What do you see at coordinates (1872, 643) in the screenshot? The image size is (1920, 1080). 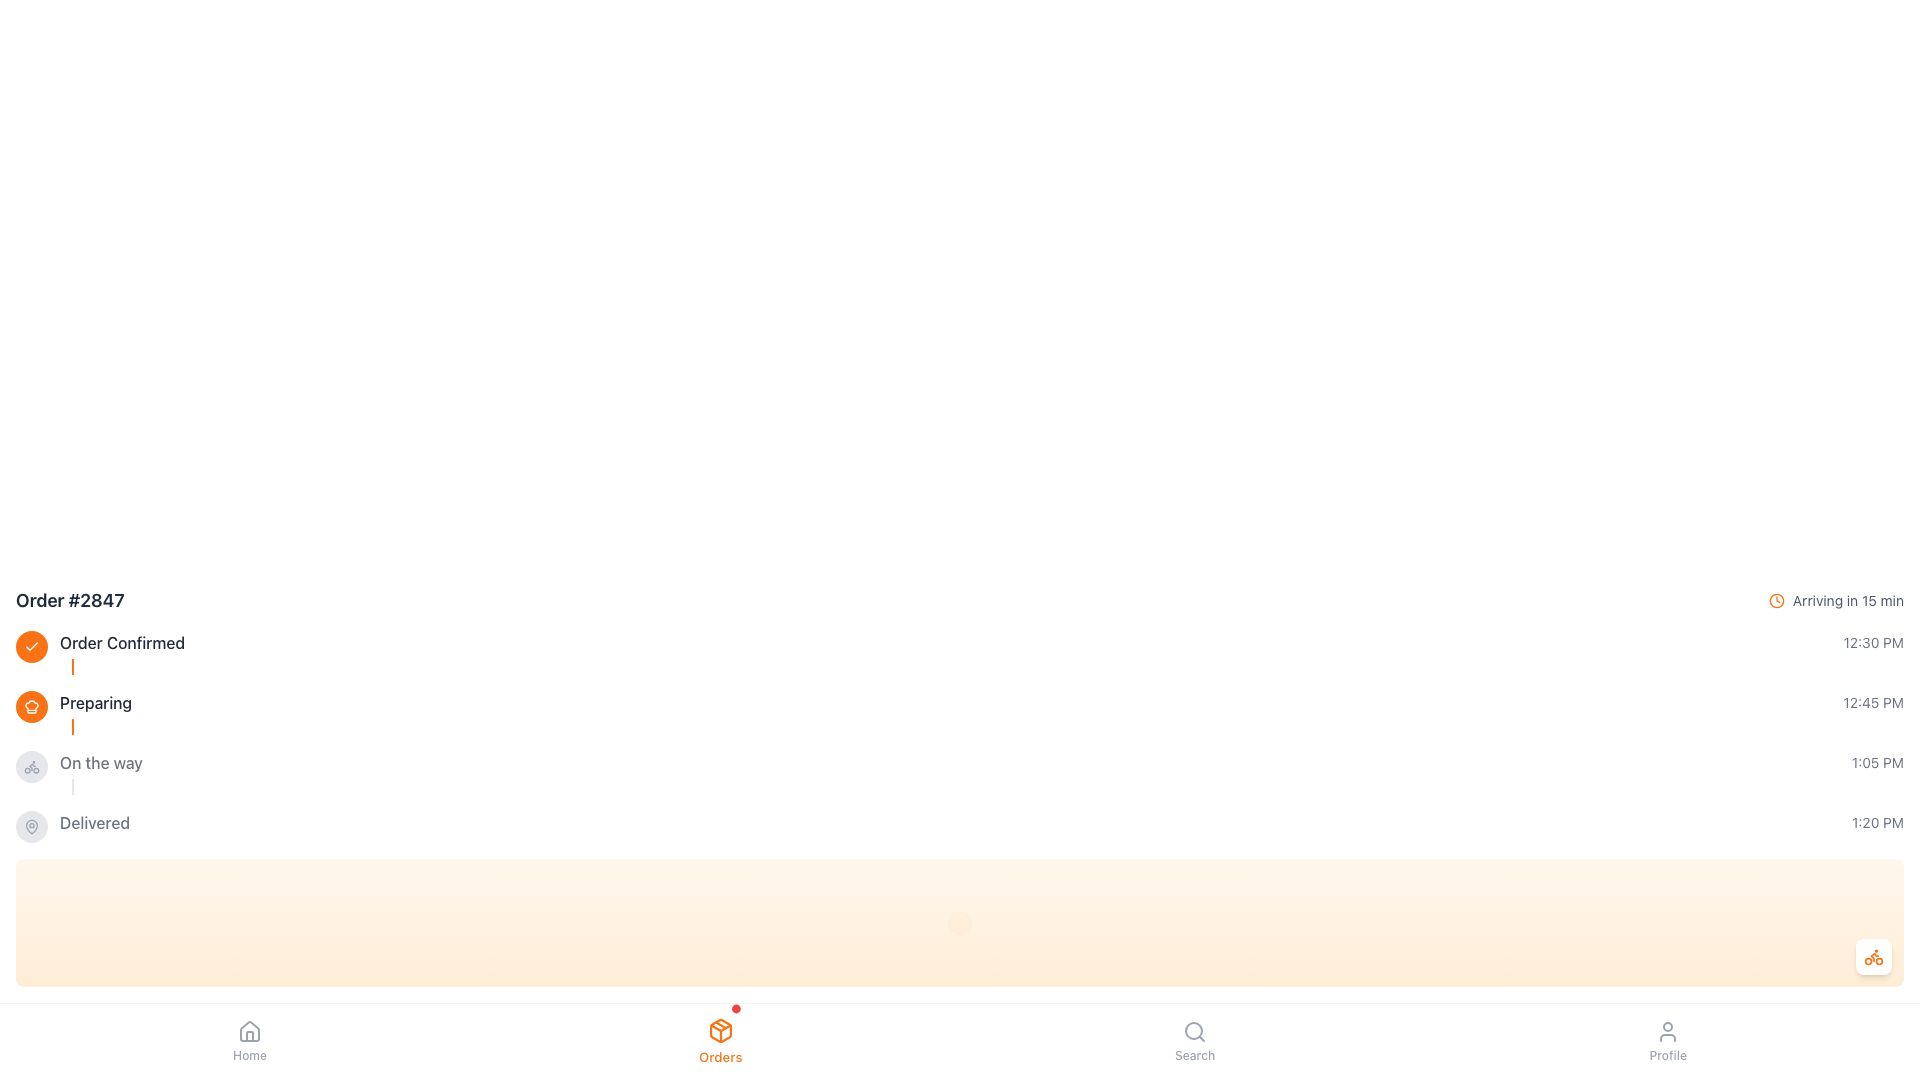 I see `the timestamp text element located in the upper-right area of the user interface, which indicates the time associated with the 'Order Confirmed' status` at bounding box center [1872, 643].